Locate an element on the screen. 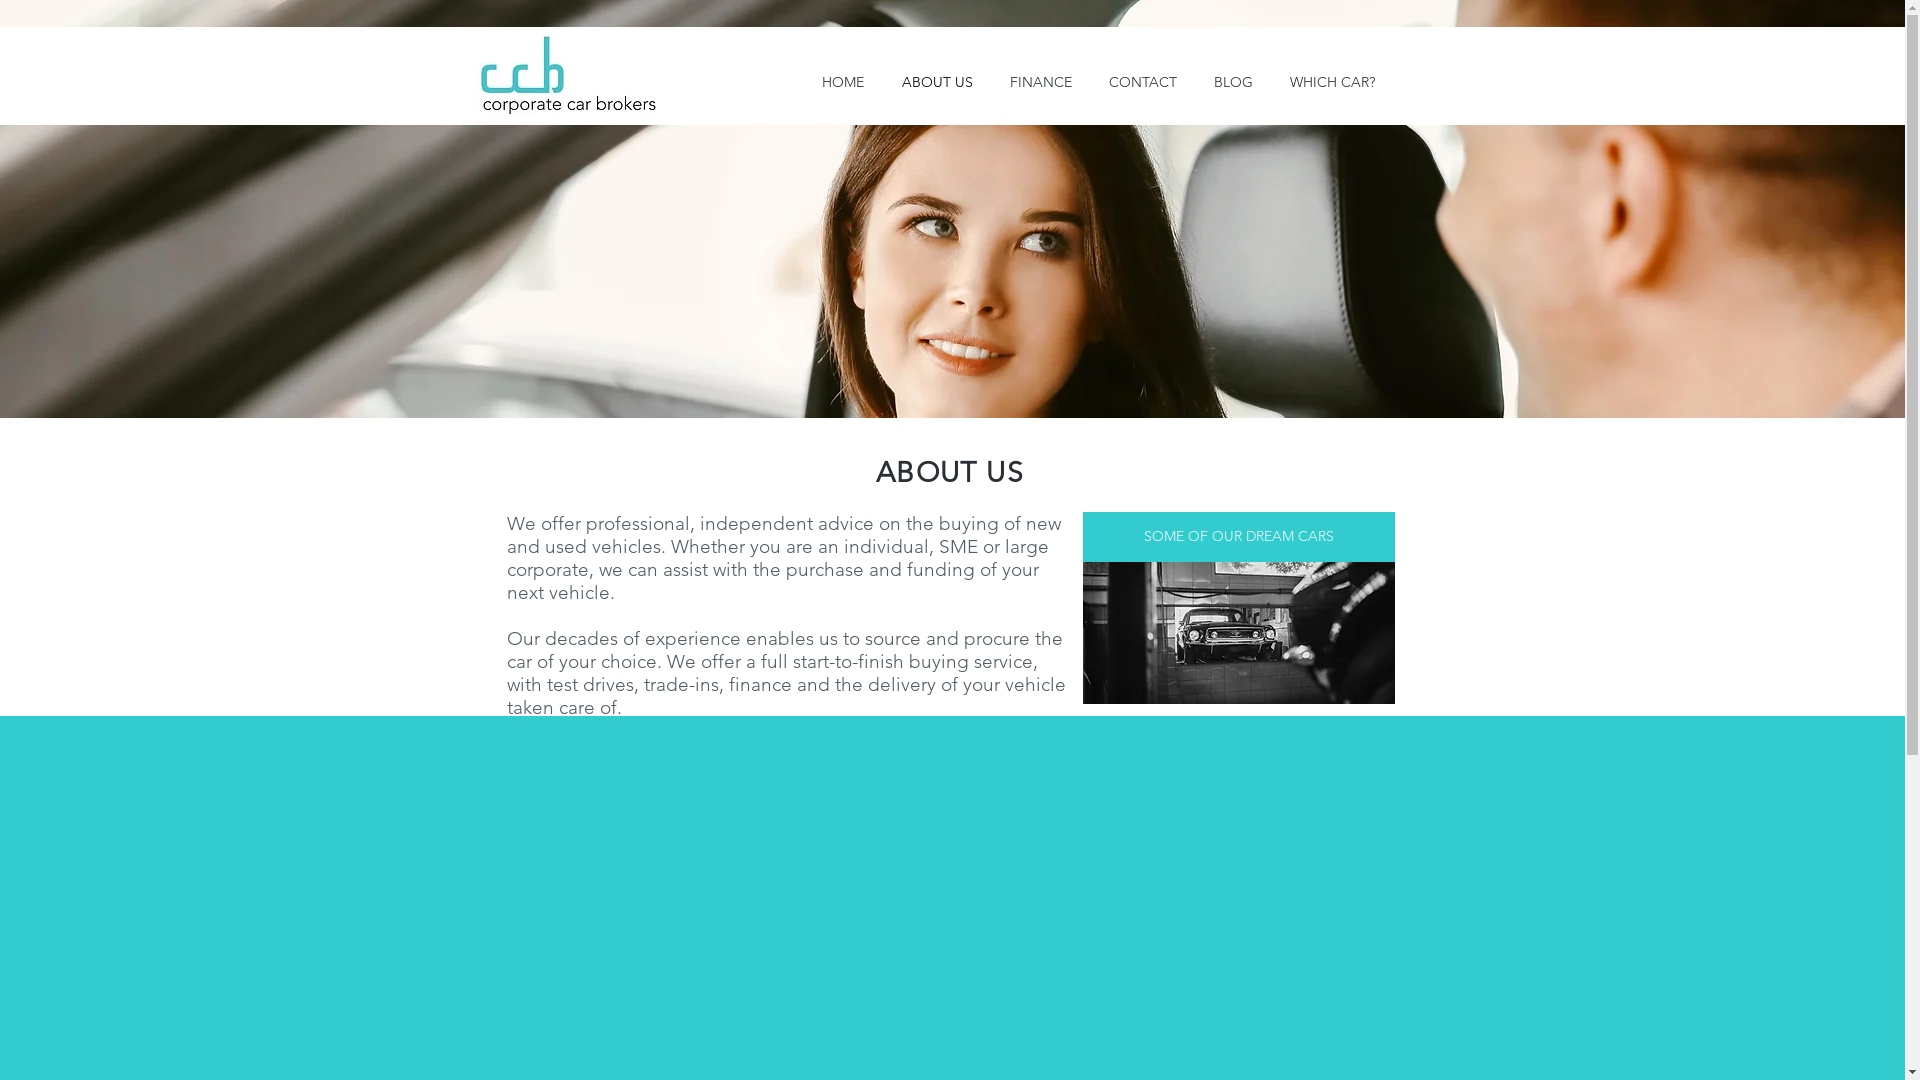 This screenshot has height=1080, width=1920. 'ABOUT US' is located at coordinates (935, 80).